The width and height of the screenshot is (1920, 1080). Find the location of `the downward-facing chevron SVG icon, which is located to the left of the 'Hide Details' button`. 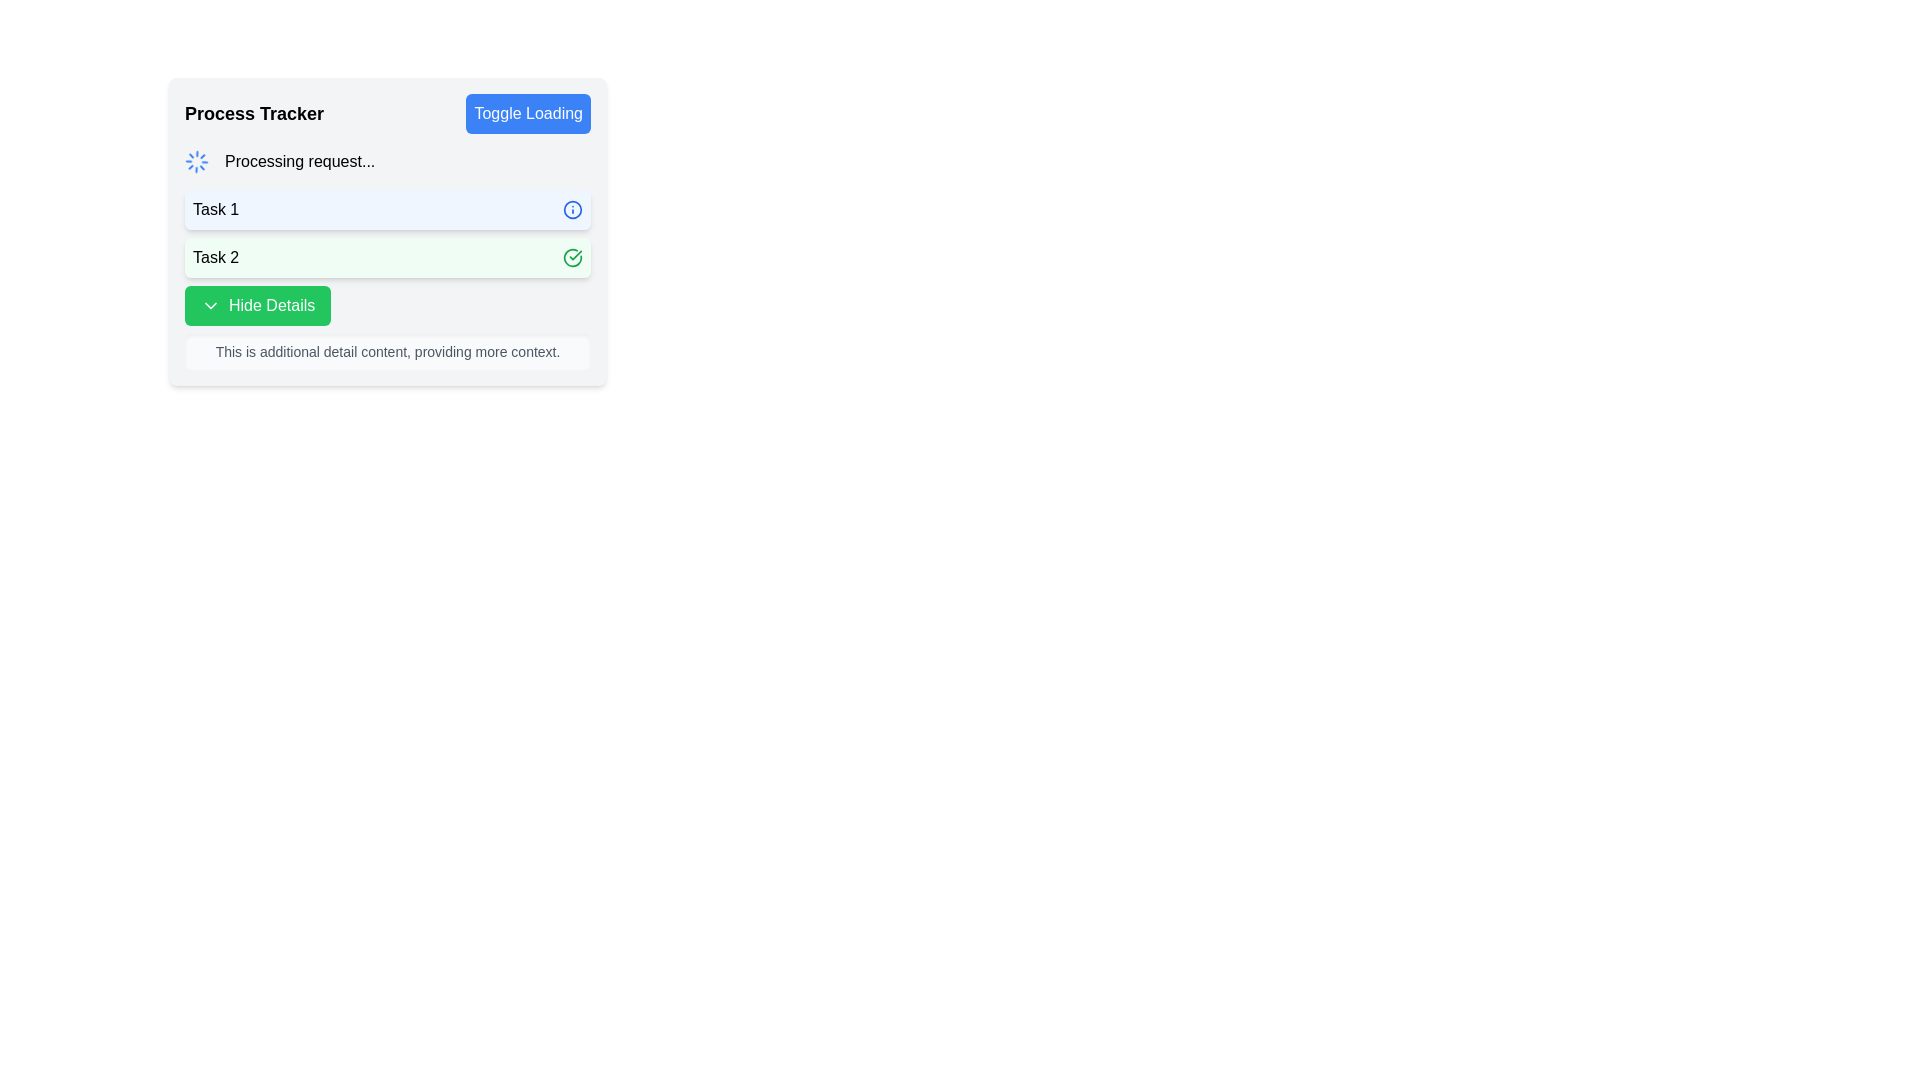

the downward-facing chevron SVG icon, which is located to the left of the 'Hide Details' button is located at coordinates (211, 305).